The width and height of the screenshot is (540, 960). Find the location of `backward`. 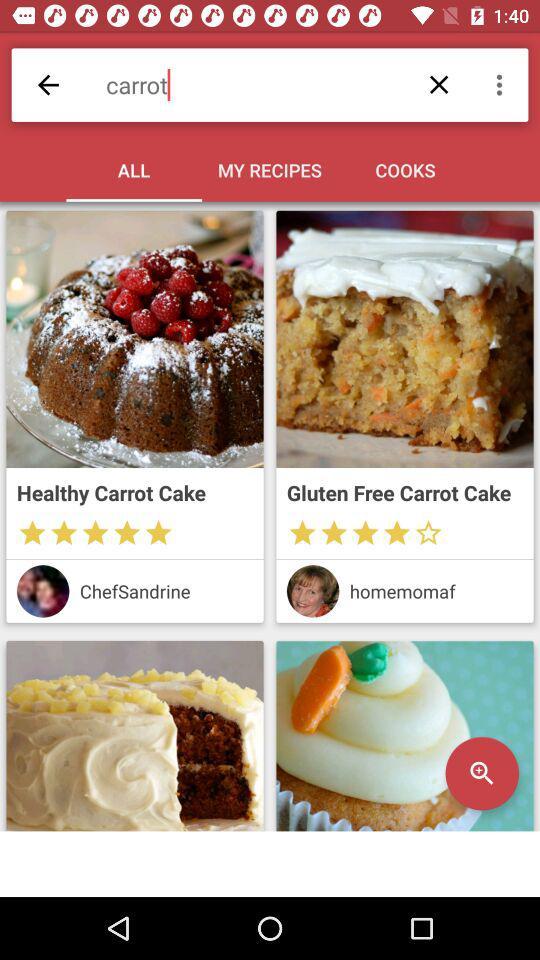

backward is located at coordinates (48, 85).